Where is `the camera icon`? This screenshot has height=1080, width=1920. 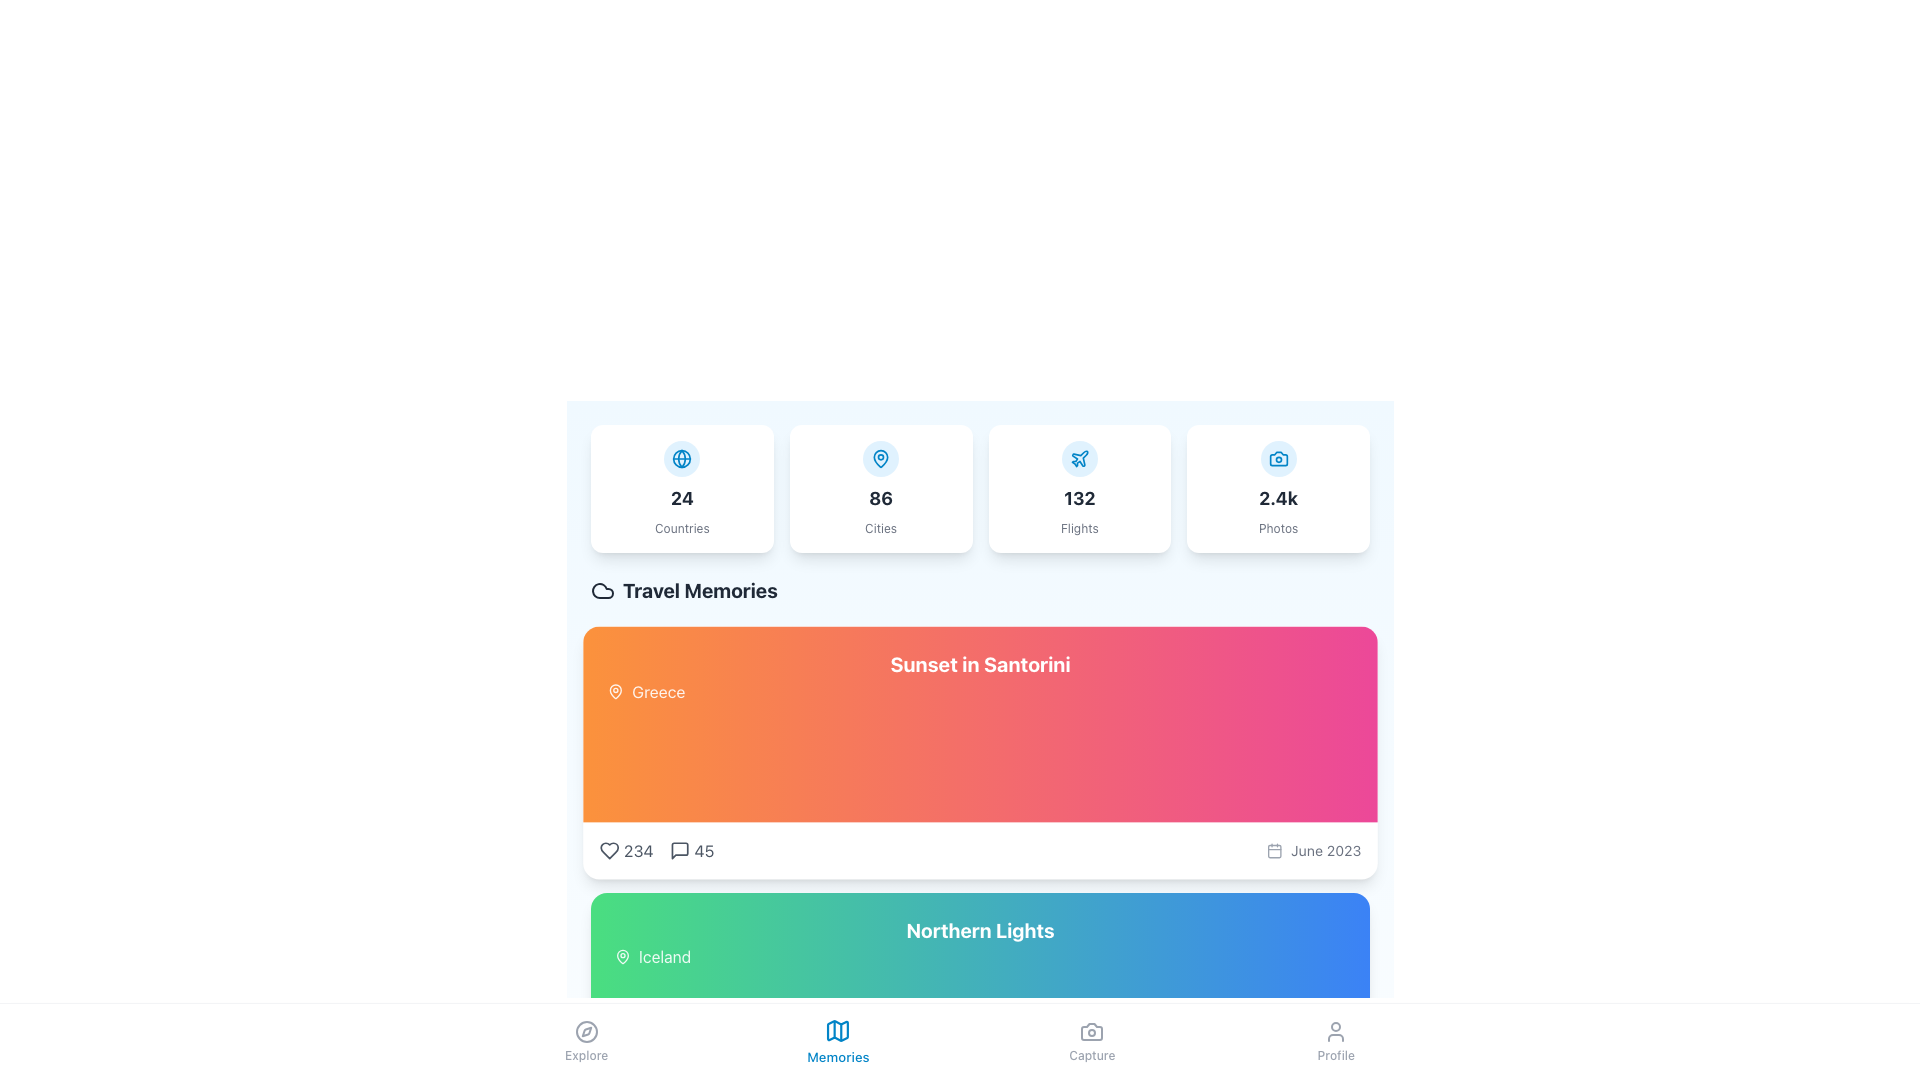
the camera icon is located at coordinates (1091, 1032).